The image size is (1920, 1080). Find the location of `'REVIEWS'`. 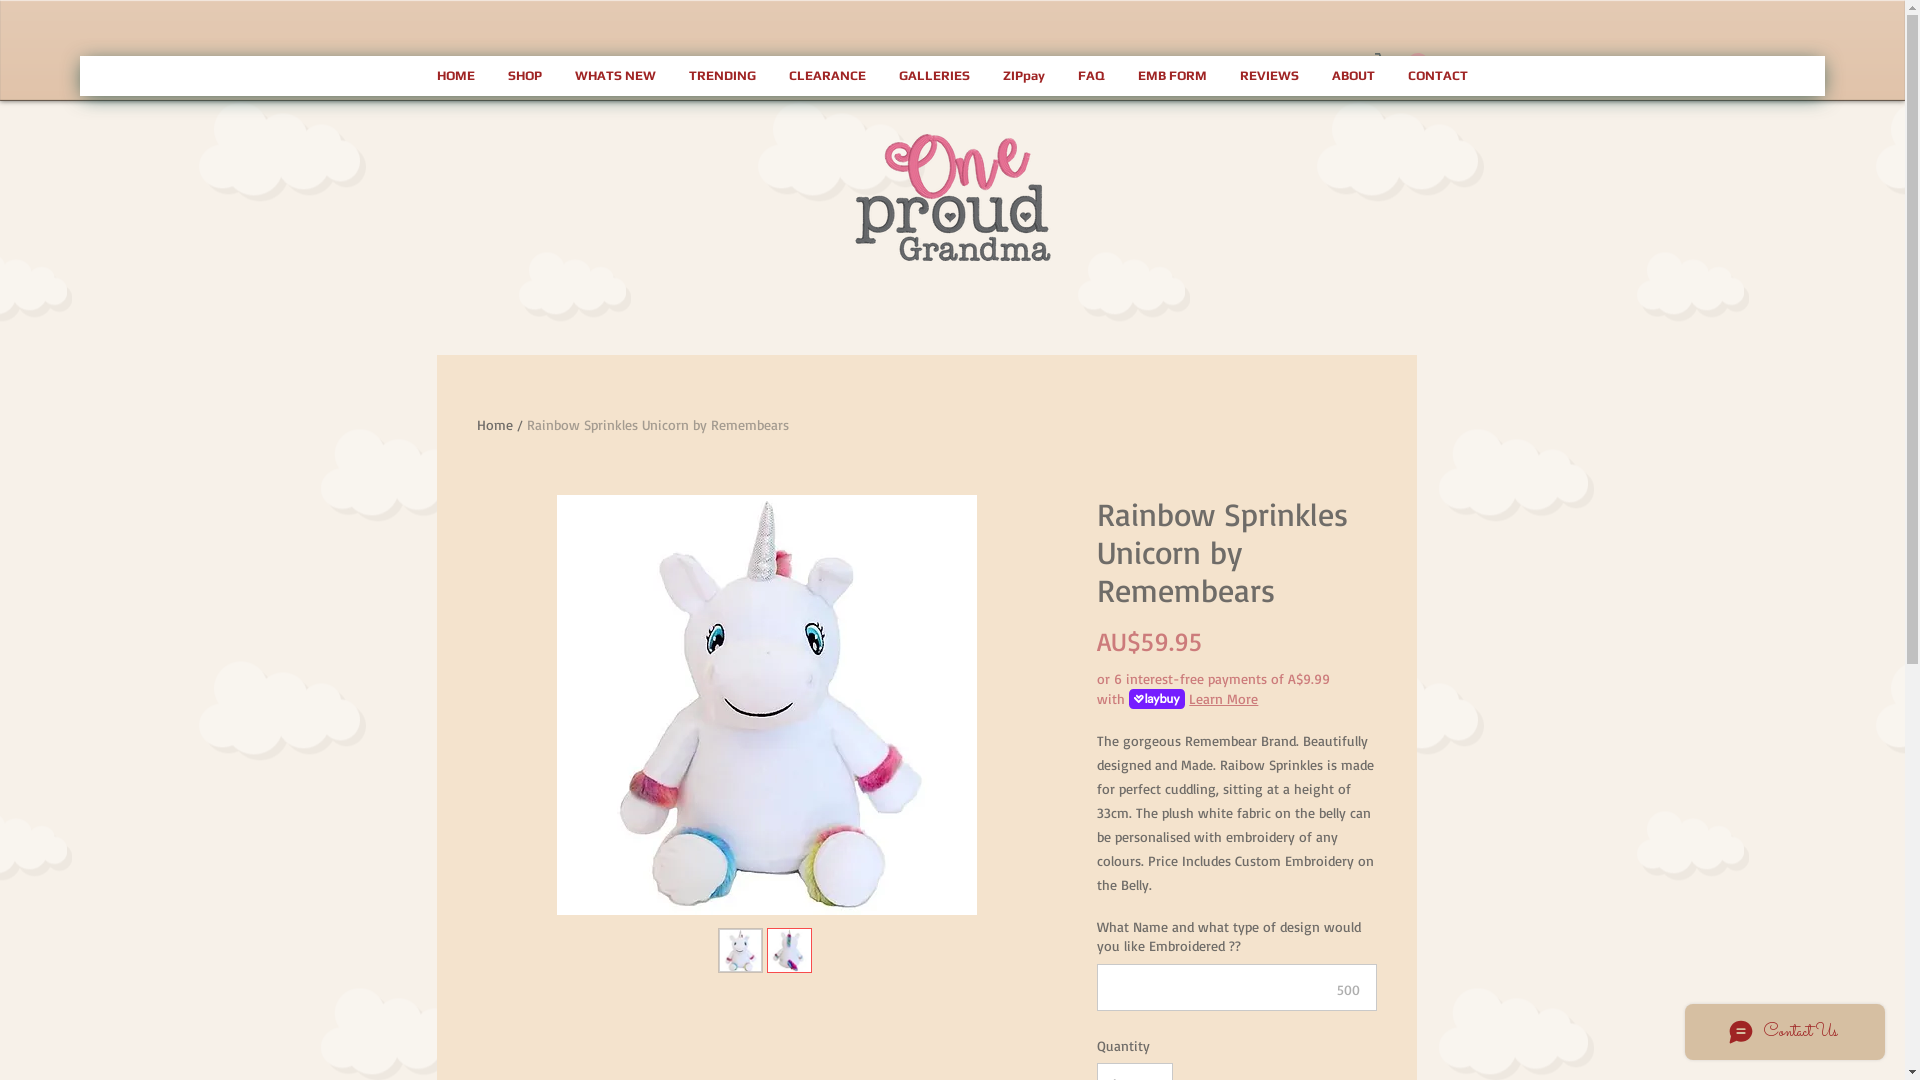

'REVIEWS' is located at coordinates (1269, 75).